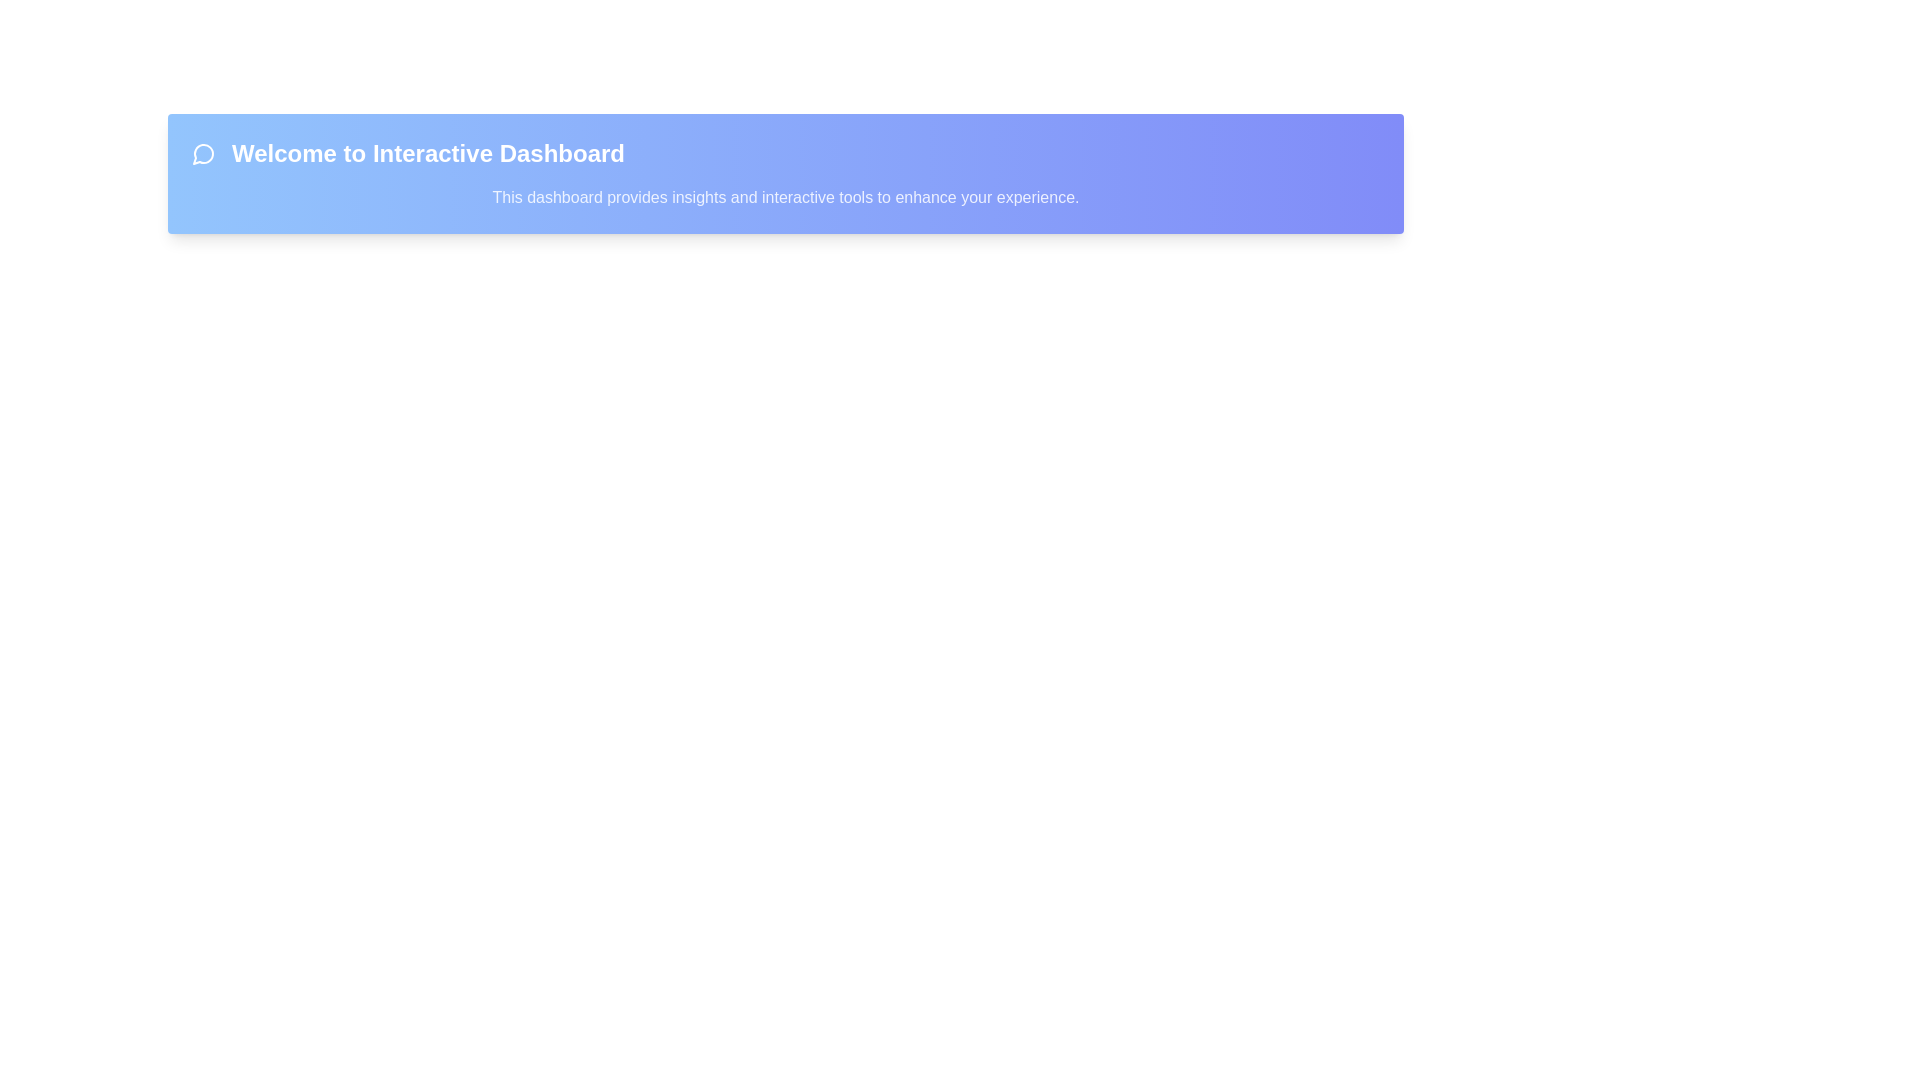  What do you see at coordinates (203, 153) in the screenshot?
I see `the circular speech bubble icon located in the header section of the 'Interactive Dashboard', positioned to the left of the 'Welcome to Interactive Dashboard' text` at bounding box center [203, 153].